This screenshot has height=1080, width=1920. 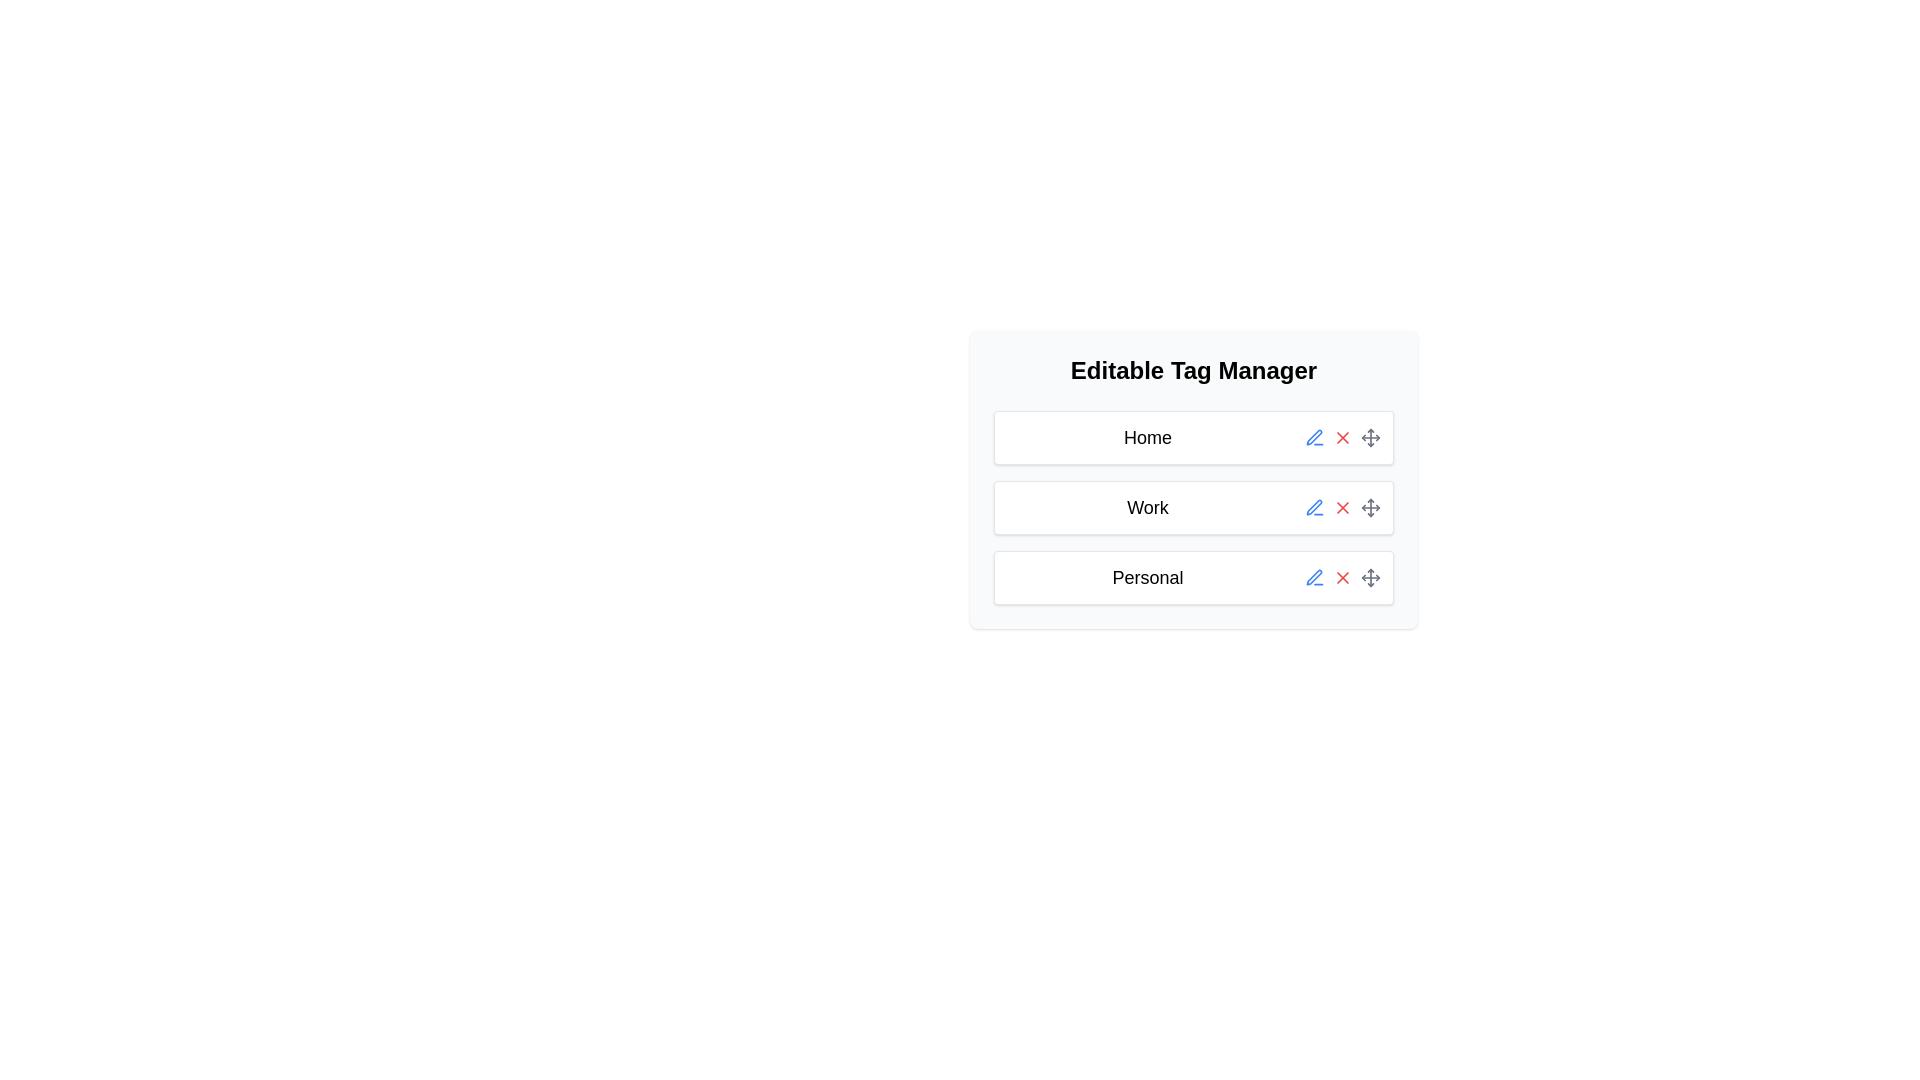 I want to click on the red 'X' button in the 'Editable Tag Manager' section, located in the row with the 'Home' label, so click(x=1343, y=437).